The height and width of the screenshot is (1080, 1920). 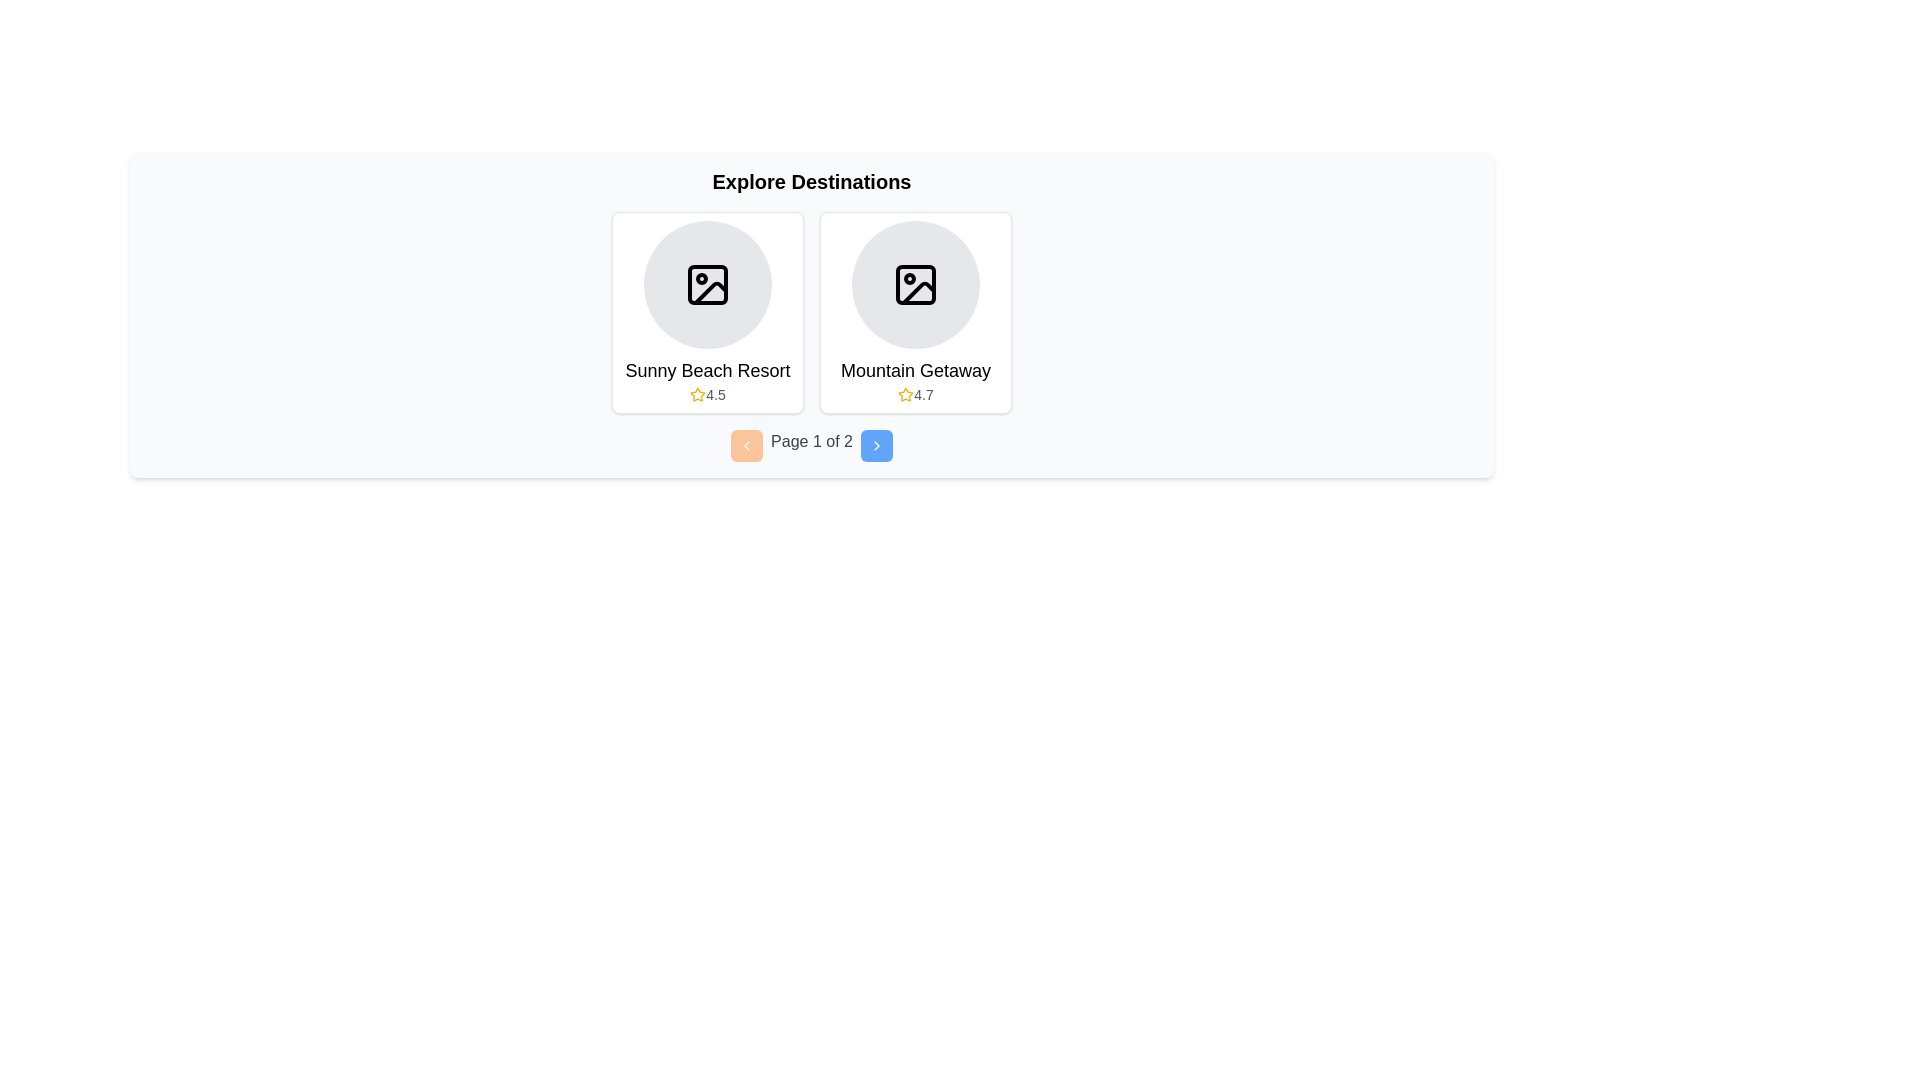 I want to click on the star icon indicating a high rating for 'Sunny Beach Resort' as part of the rating display, so click(x=698, y=394).